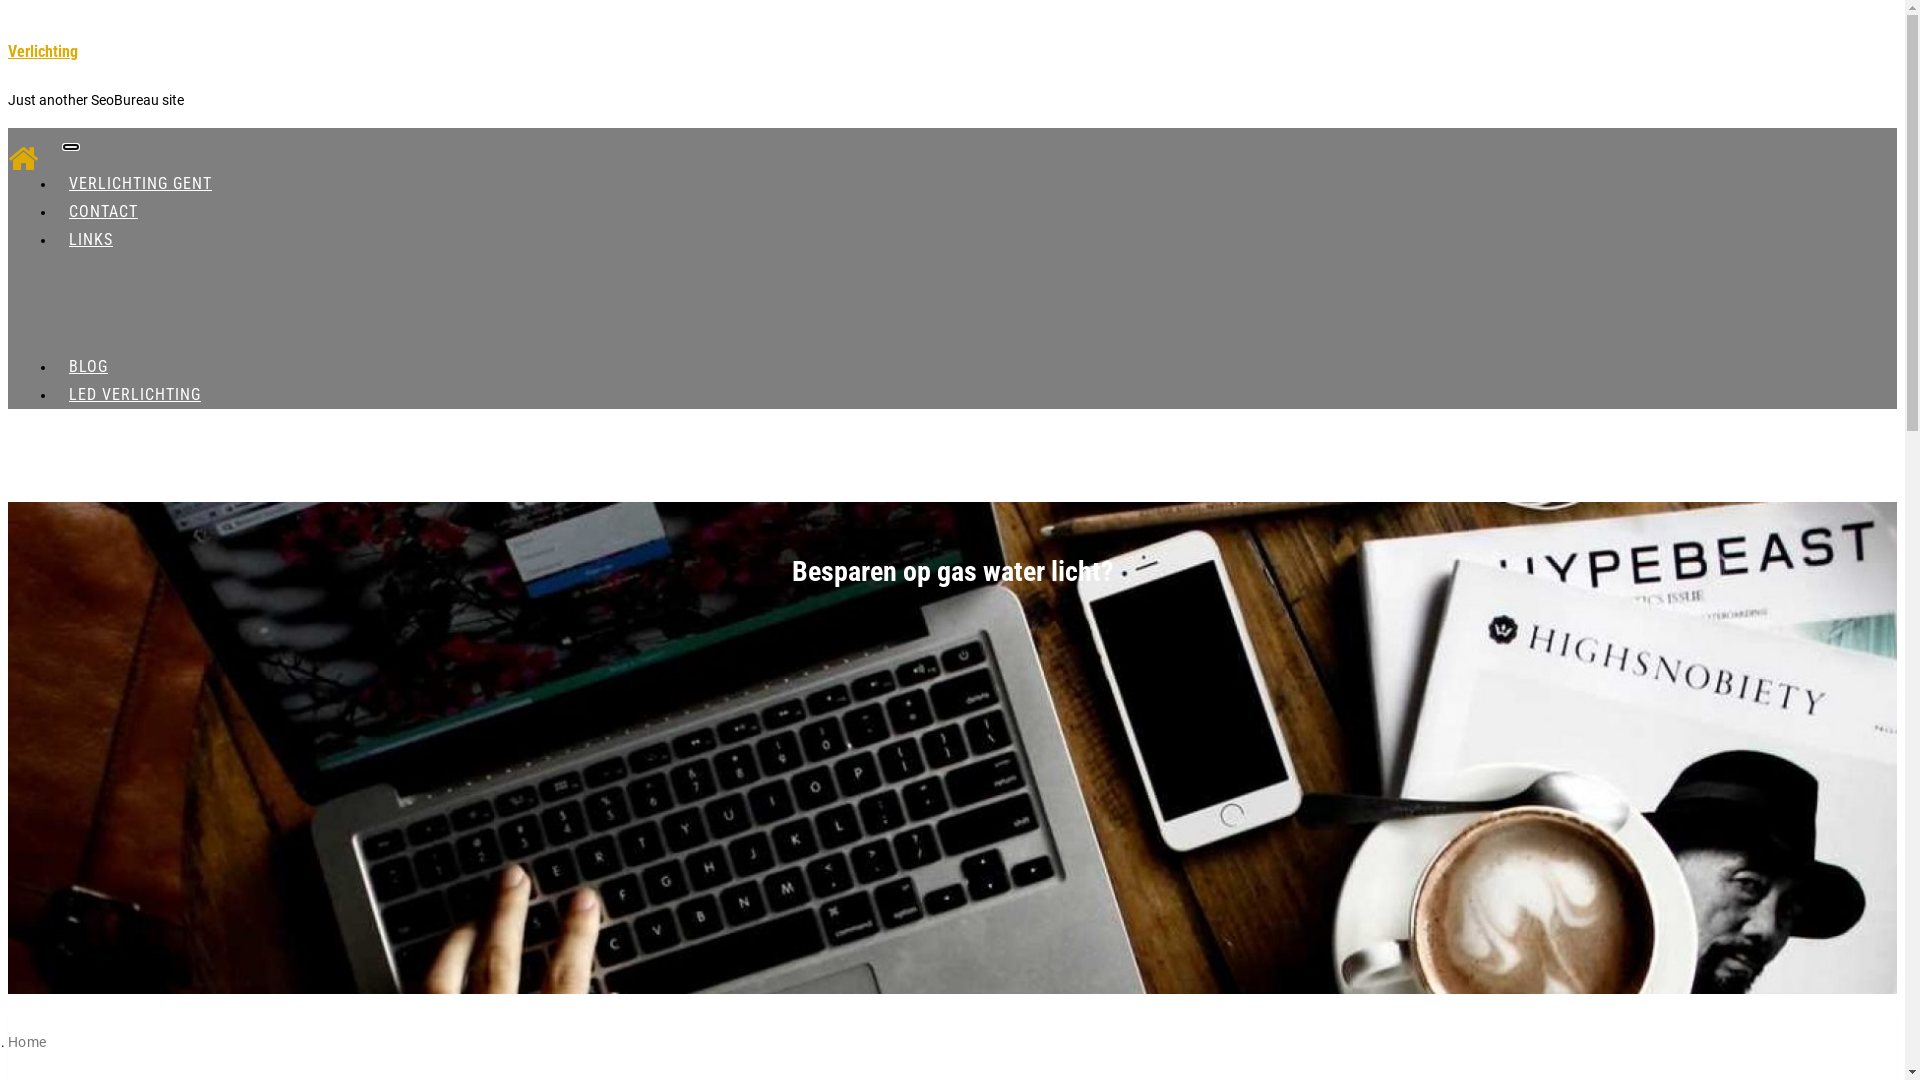 The image size is (1920, 1080). Describe the element at coordinates (71, 145) in the screenshot. I see `'Toggle navigatie'` at that location.